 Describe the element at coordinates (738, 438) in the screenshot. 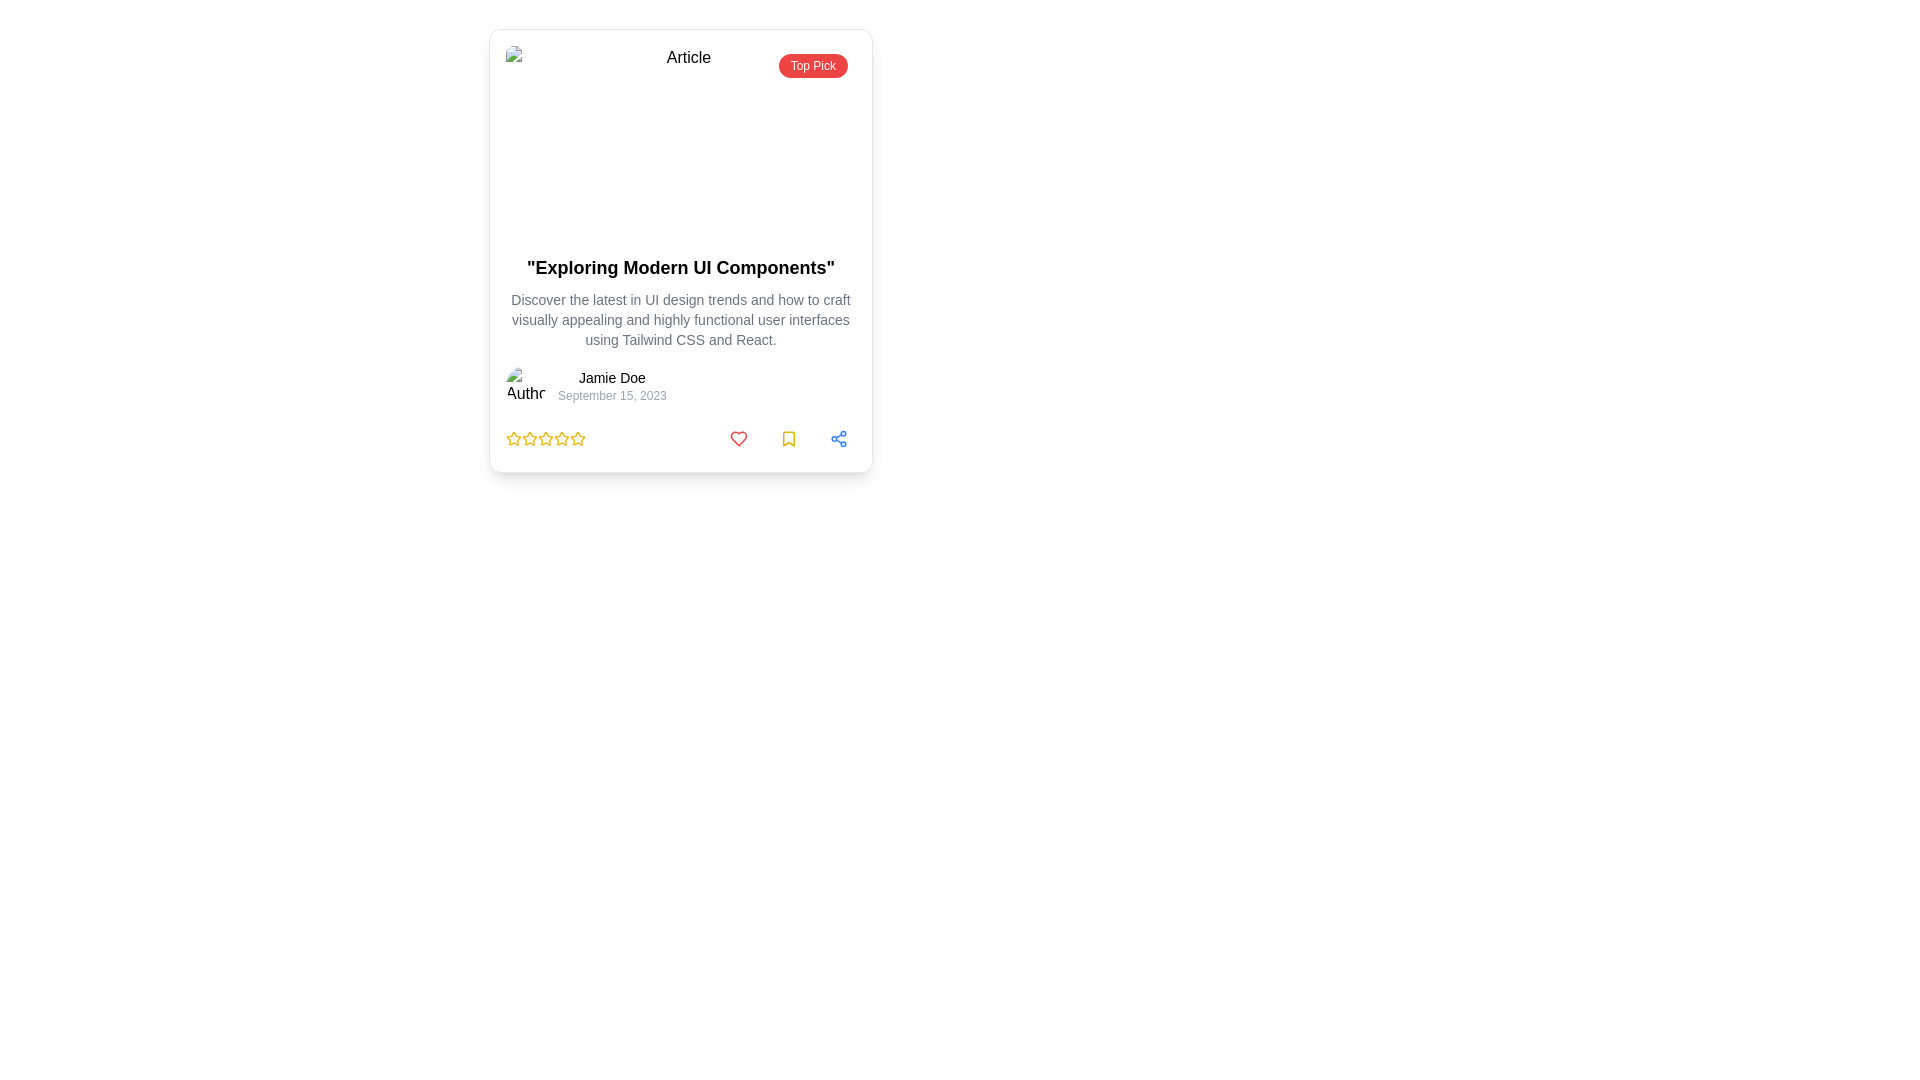

I see `the red heart icon, which is a stylized heart shape located at the bottom right of the card-like component for favoriting content` at that location.